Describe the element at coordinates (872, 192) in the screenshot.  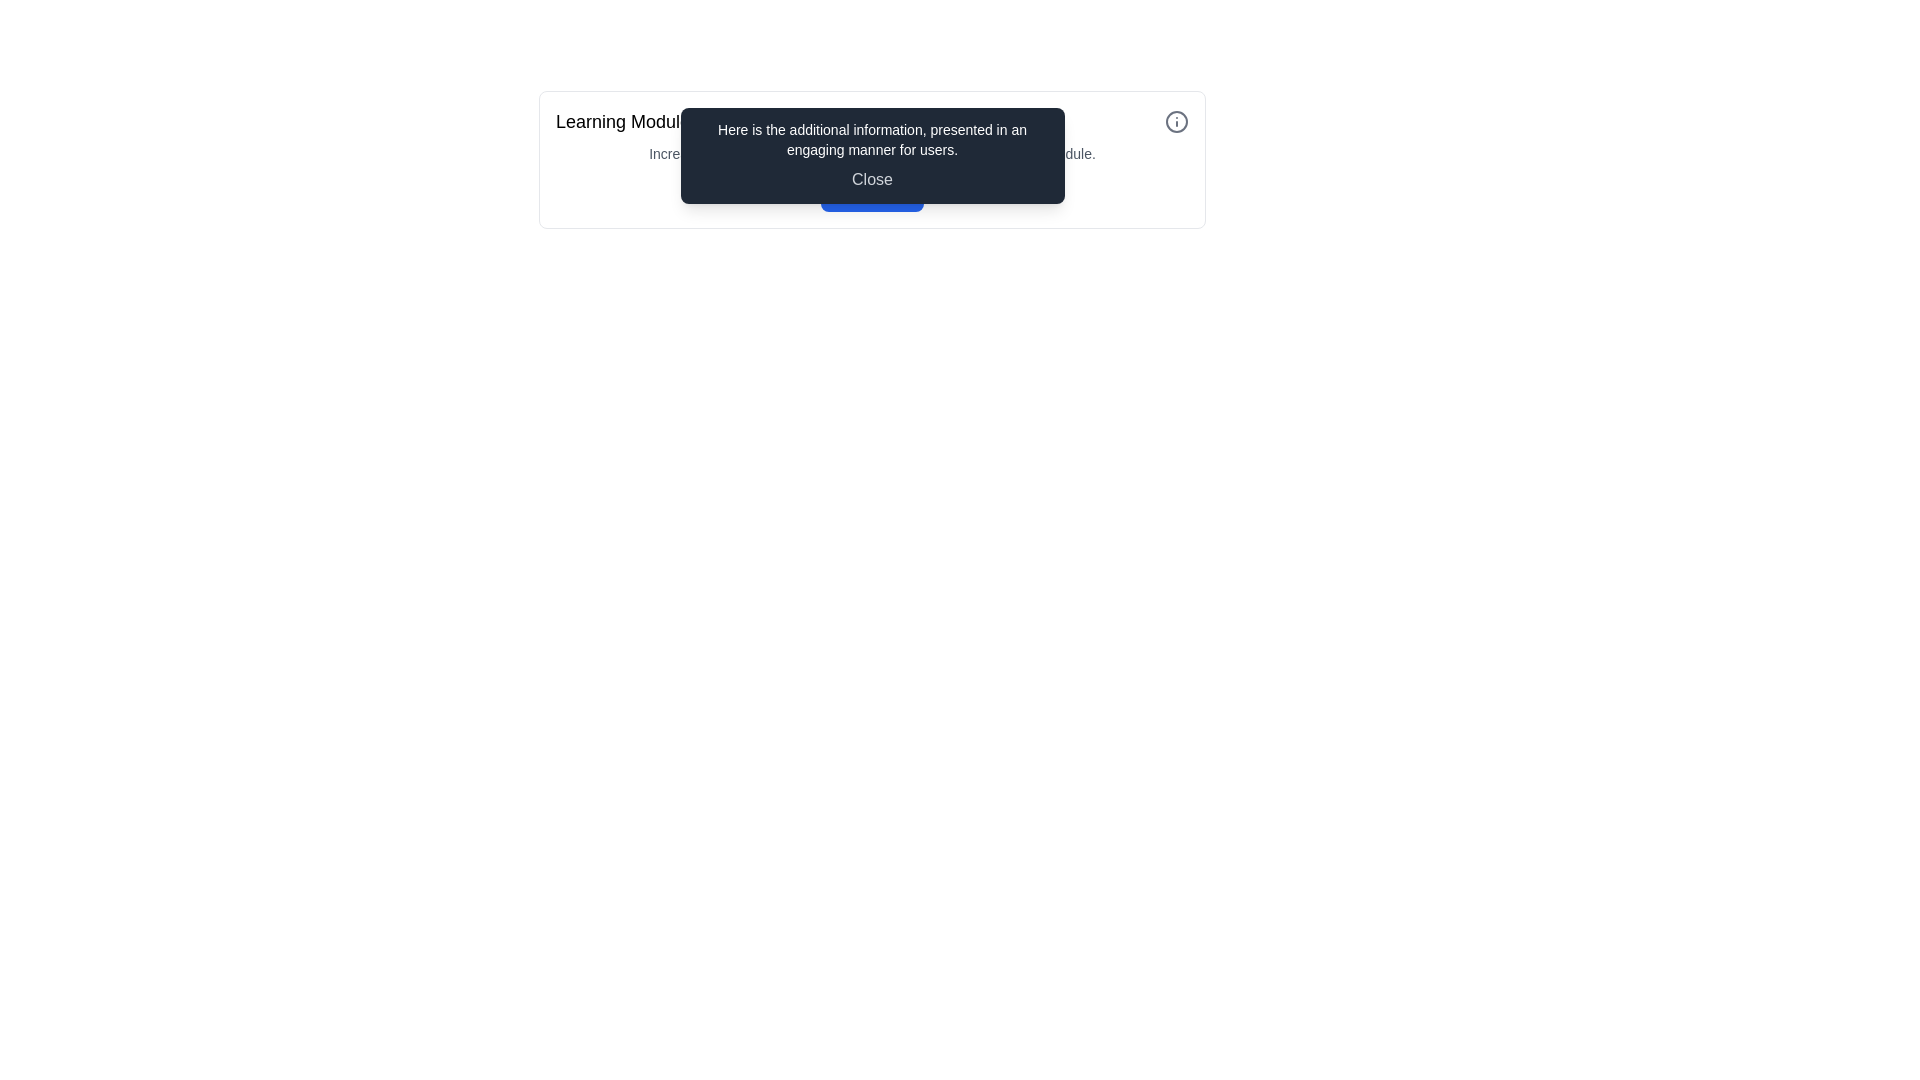
I see `the button located at the bottom of the card, below the text 'Increase your knowledge and skills through this comprehensive module.', to initiate an action` at that location.